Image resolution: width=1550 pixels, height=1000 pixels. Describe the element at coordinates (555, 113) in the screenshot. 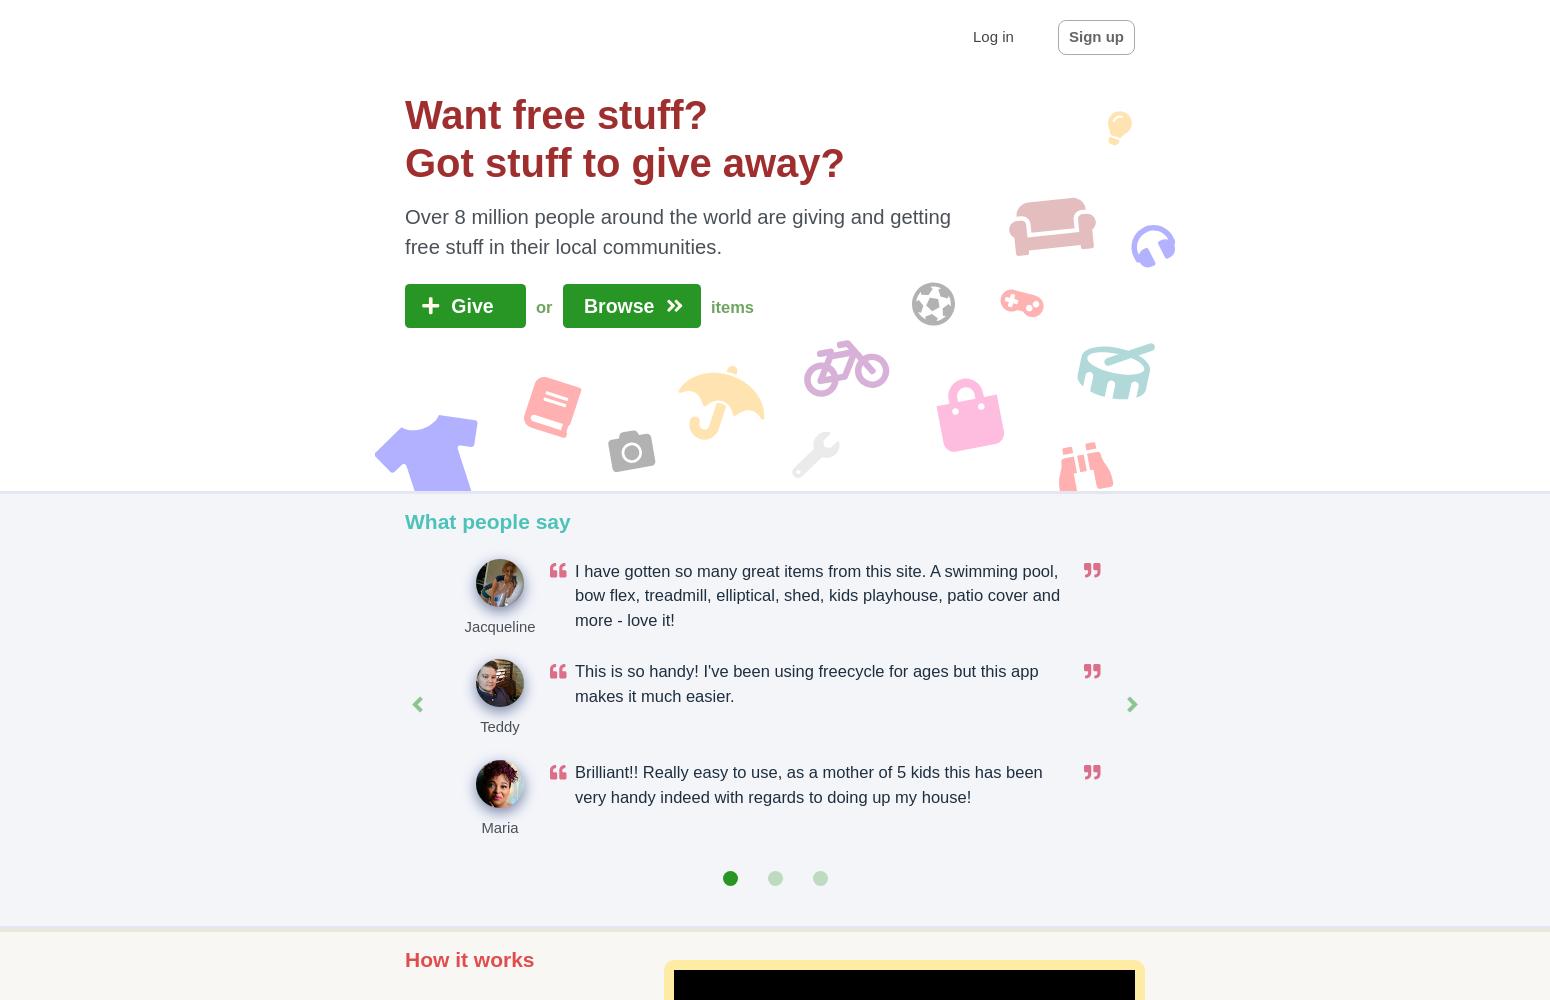

I see `'Want free stuff?'` at that location.